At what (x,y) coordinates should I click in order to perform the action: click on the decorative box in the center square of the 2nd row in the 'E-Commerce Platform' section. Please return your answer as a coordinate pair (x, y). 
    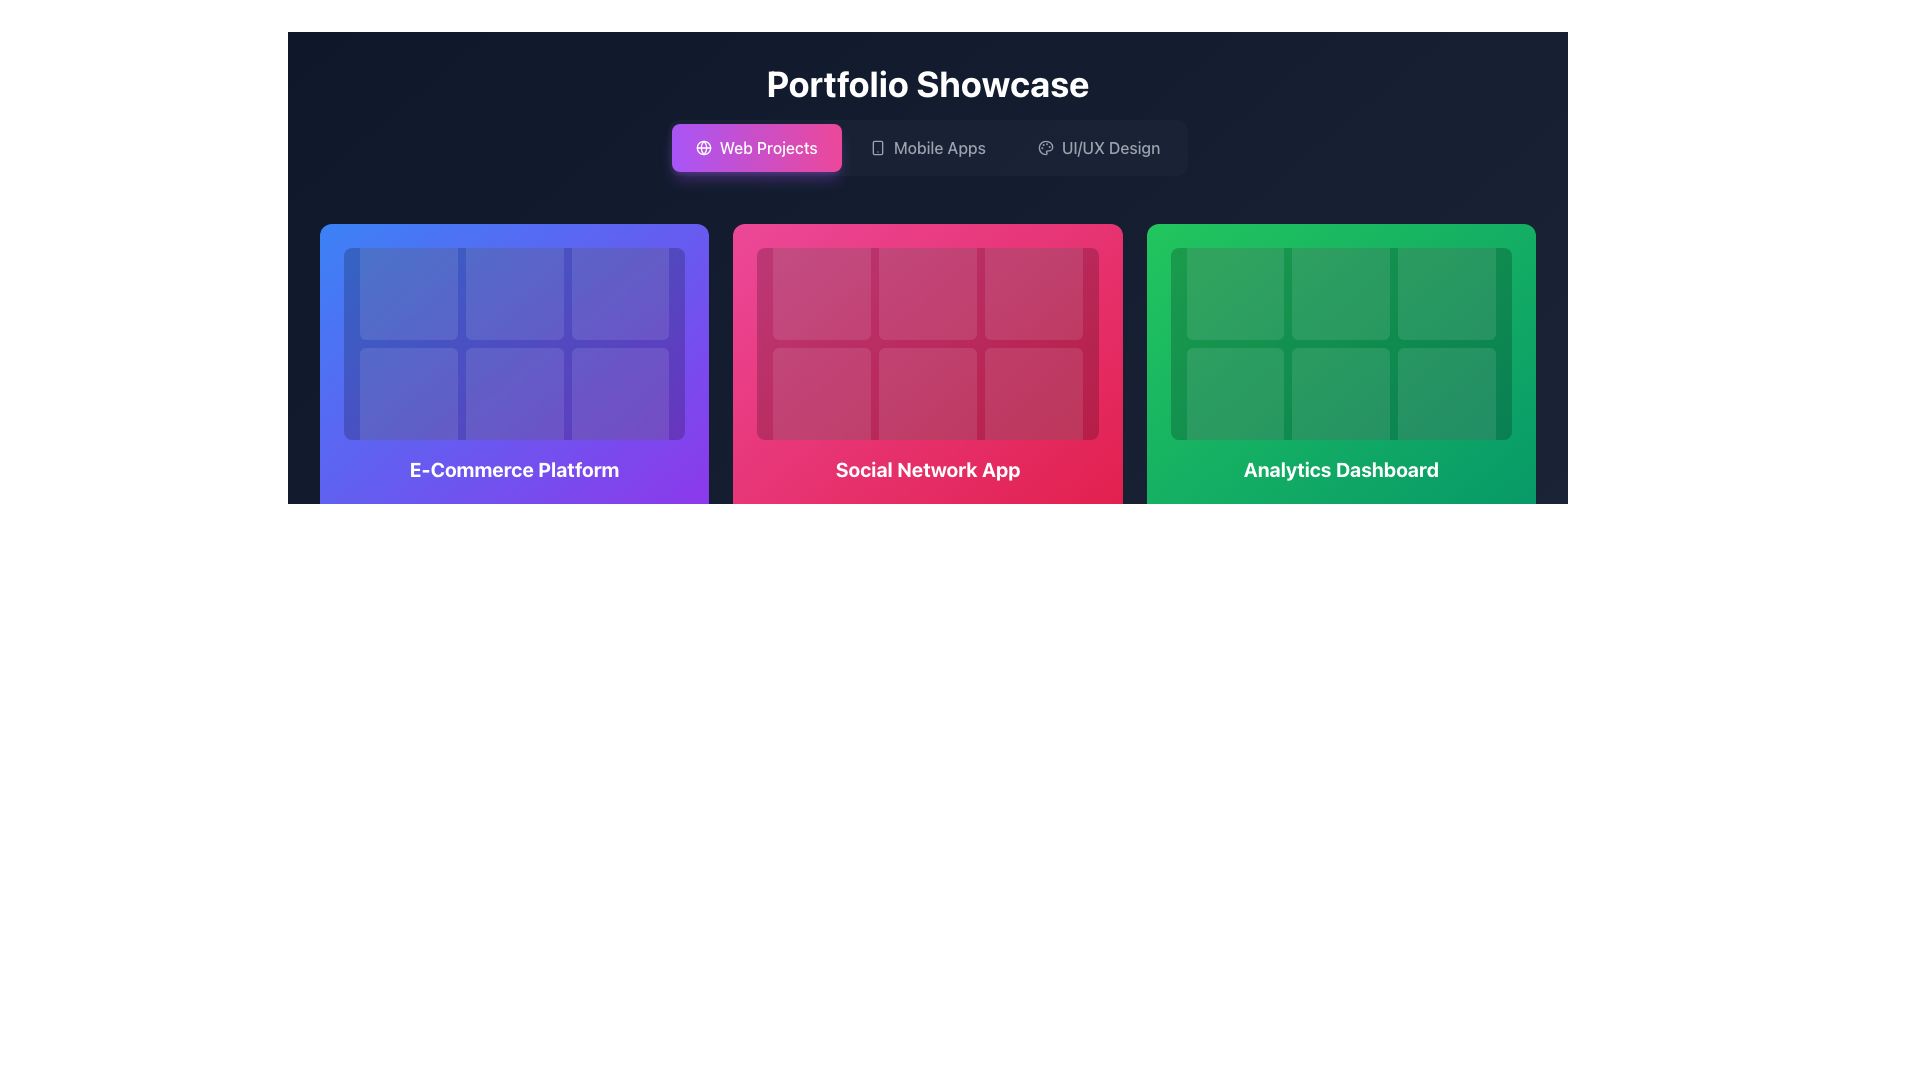
    Looking at the image, I should click on (514, 396).